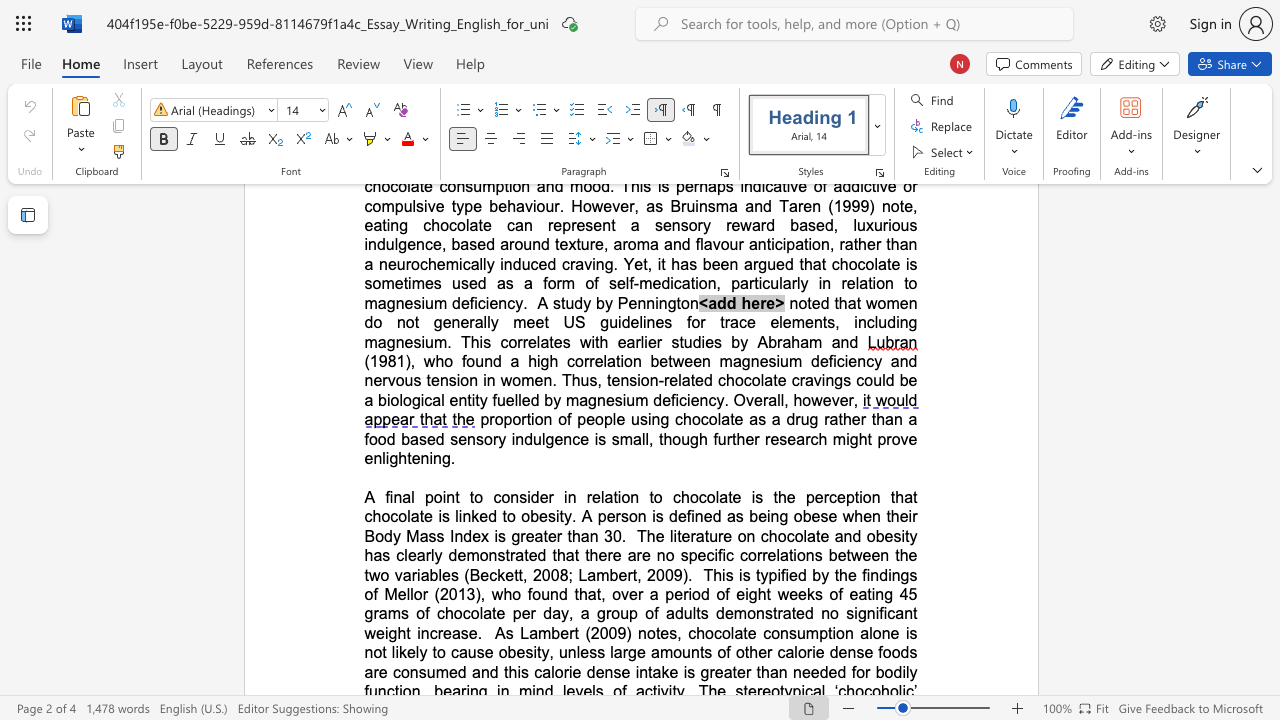 Image resolution: width=1280 pixels, height=720 pixels. Describe the element at coordinates (368, 575) in the screenshot. I see `the subset text "wo variables (Beckett, 200" within the text "that there are no specific correlations between the two variables (Beckett, 2008; Lambert, 2009)"` at that location.